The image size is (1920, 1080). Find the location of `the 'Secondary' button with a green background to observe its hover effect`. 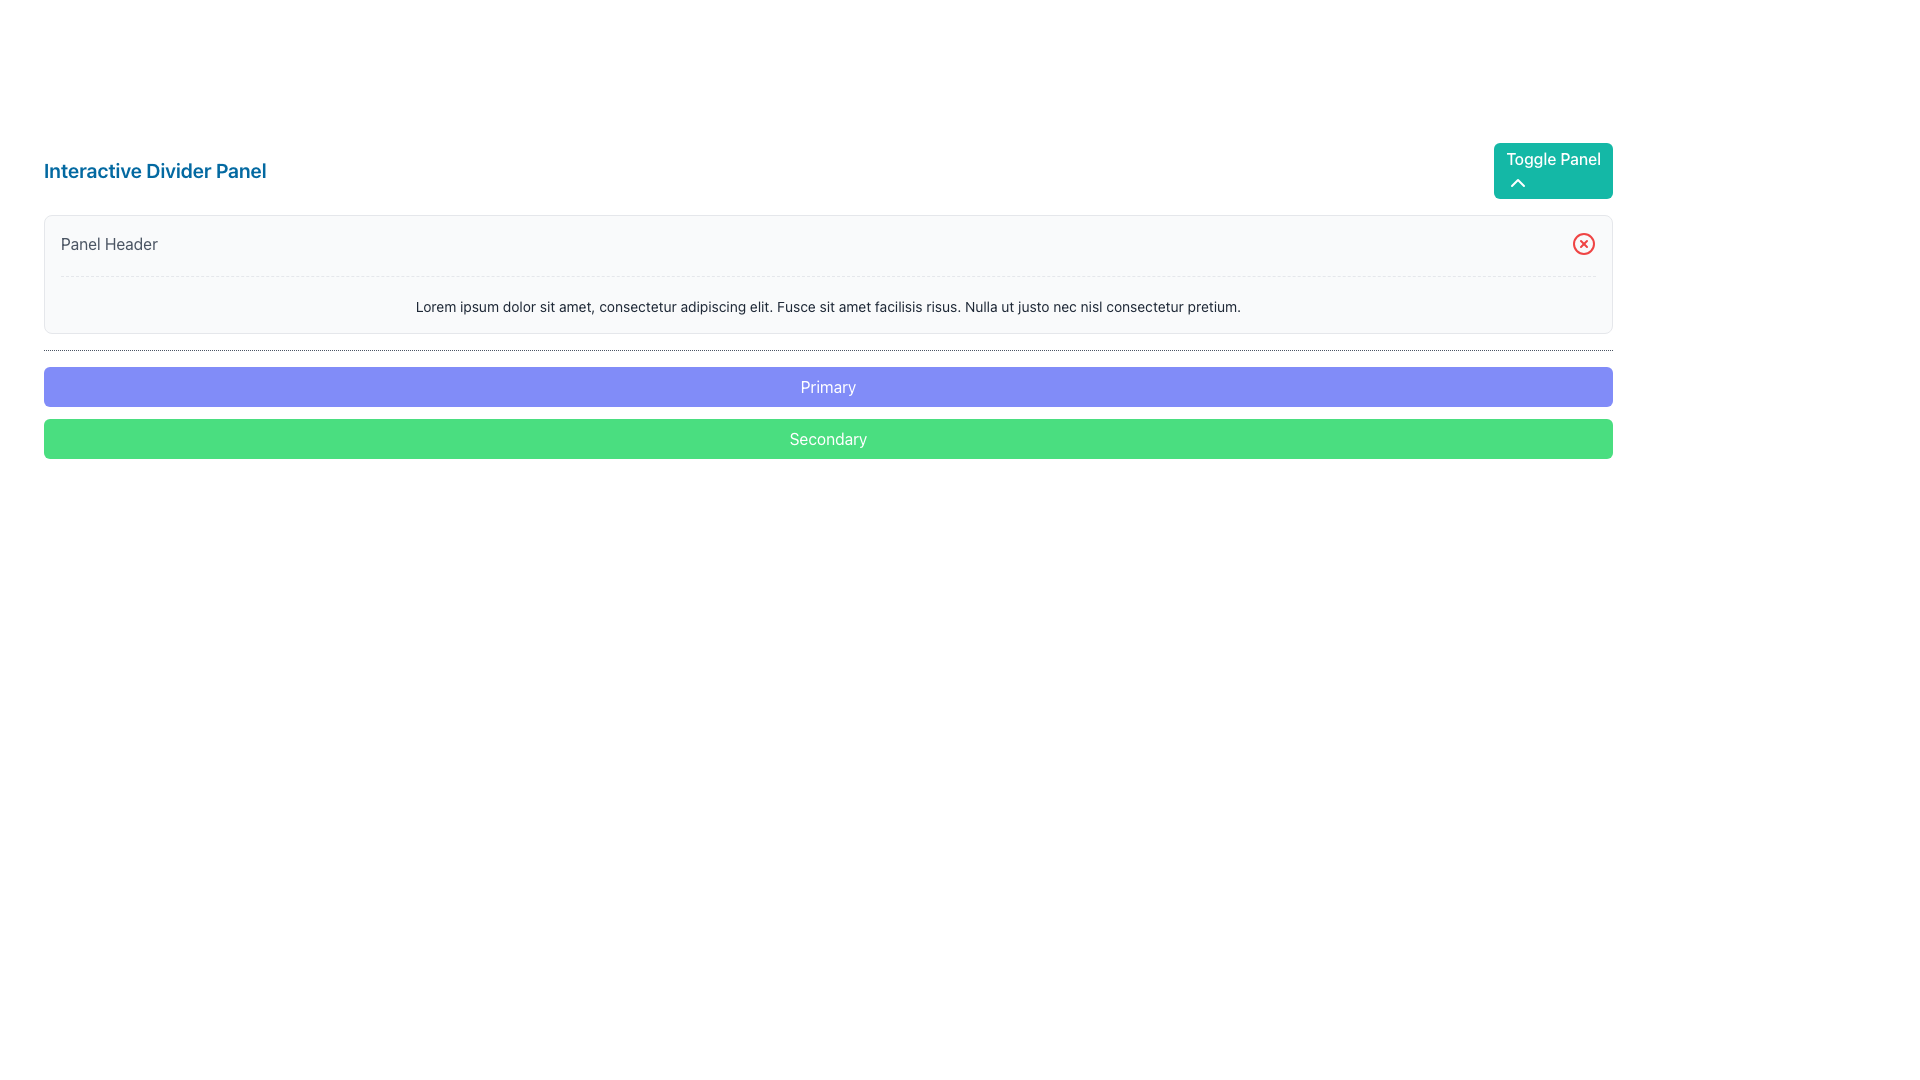

the 'Secondary' button with a green background to observe its hover effect is located at coordinates (828, 438).